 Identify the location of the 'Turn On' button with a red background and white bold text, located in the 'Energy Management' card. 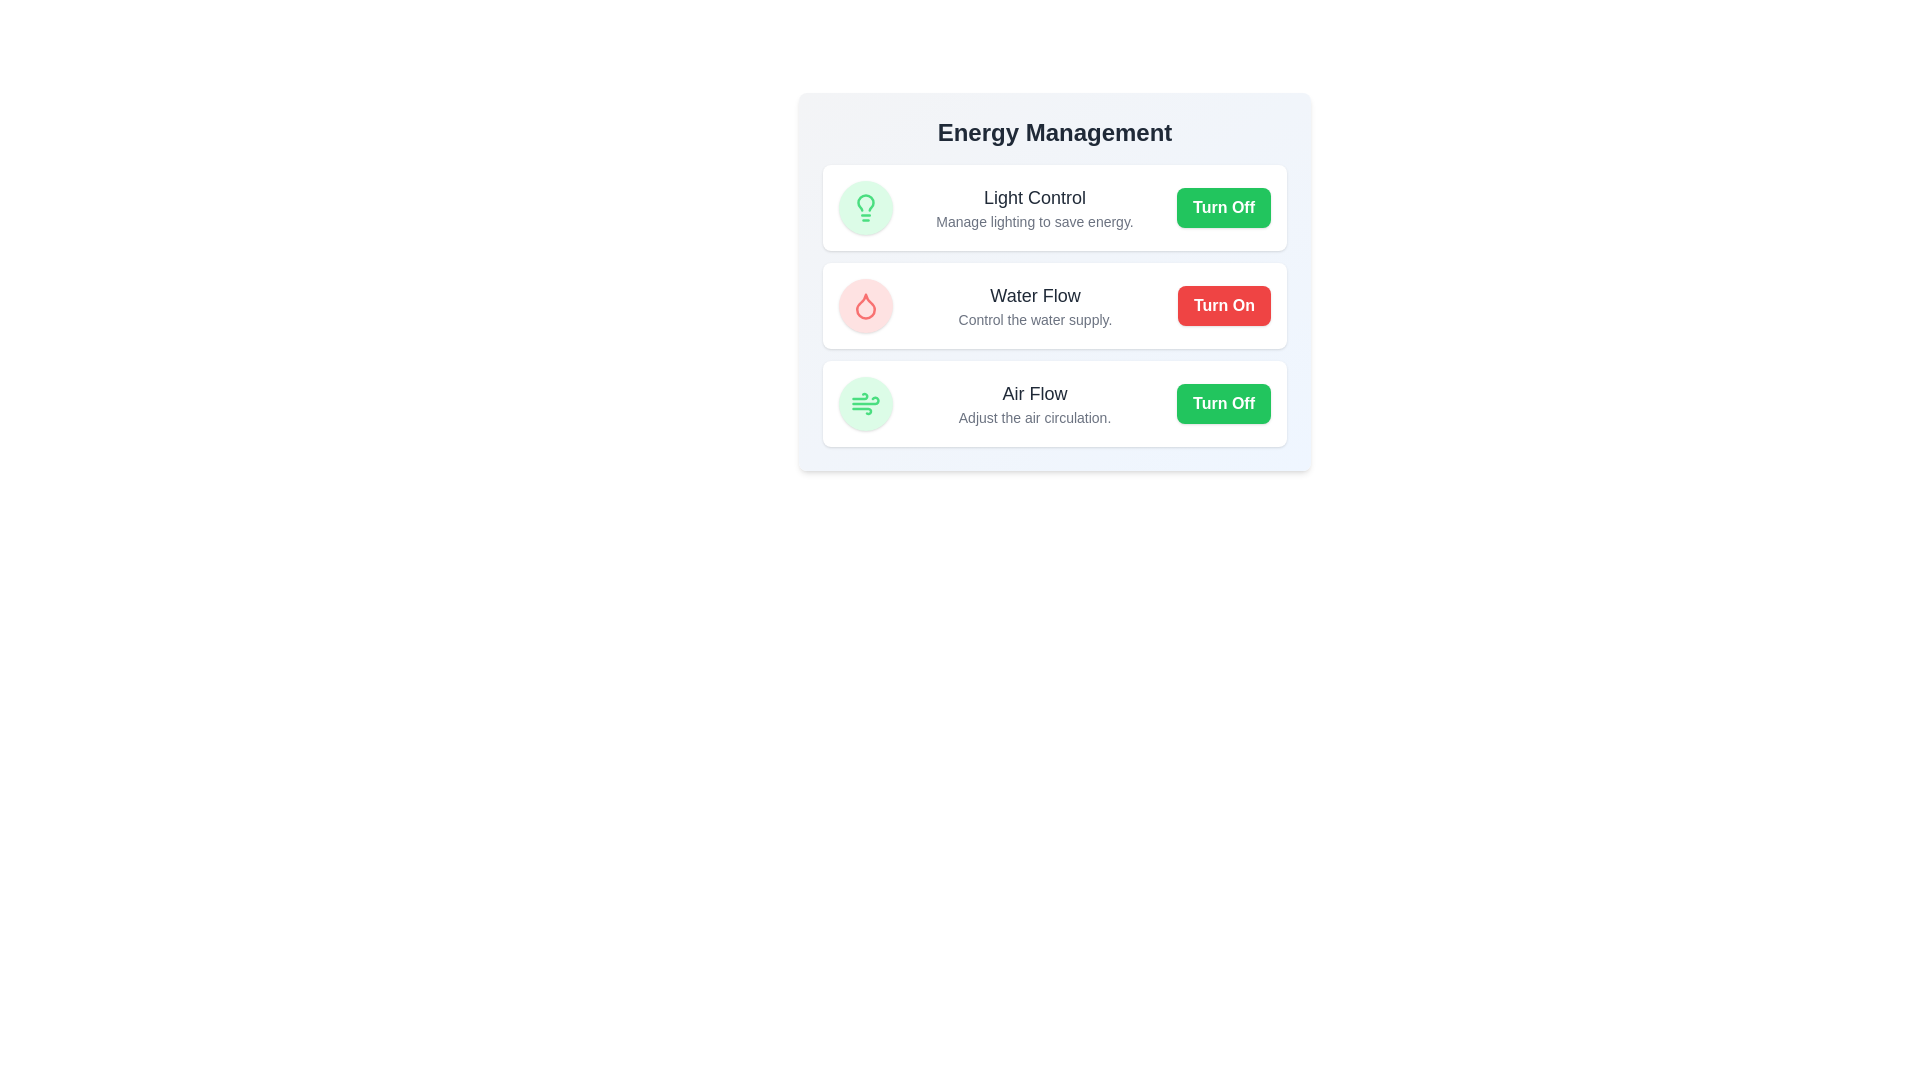
(1223, 305).